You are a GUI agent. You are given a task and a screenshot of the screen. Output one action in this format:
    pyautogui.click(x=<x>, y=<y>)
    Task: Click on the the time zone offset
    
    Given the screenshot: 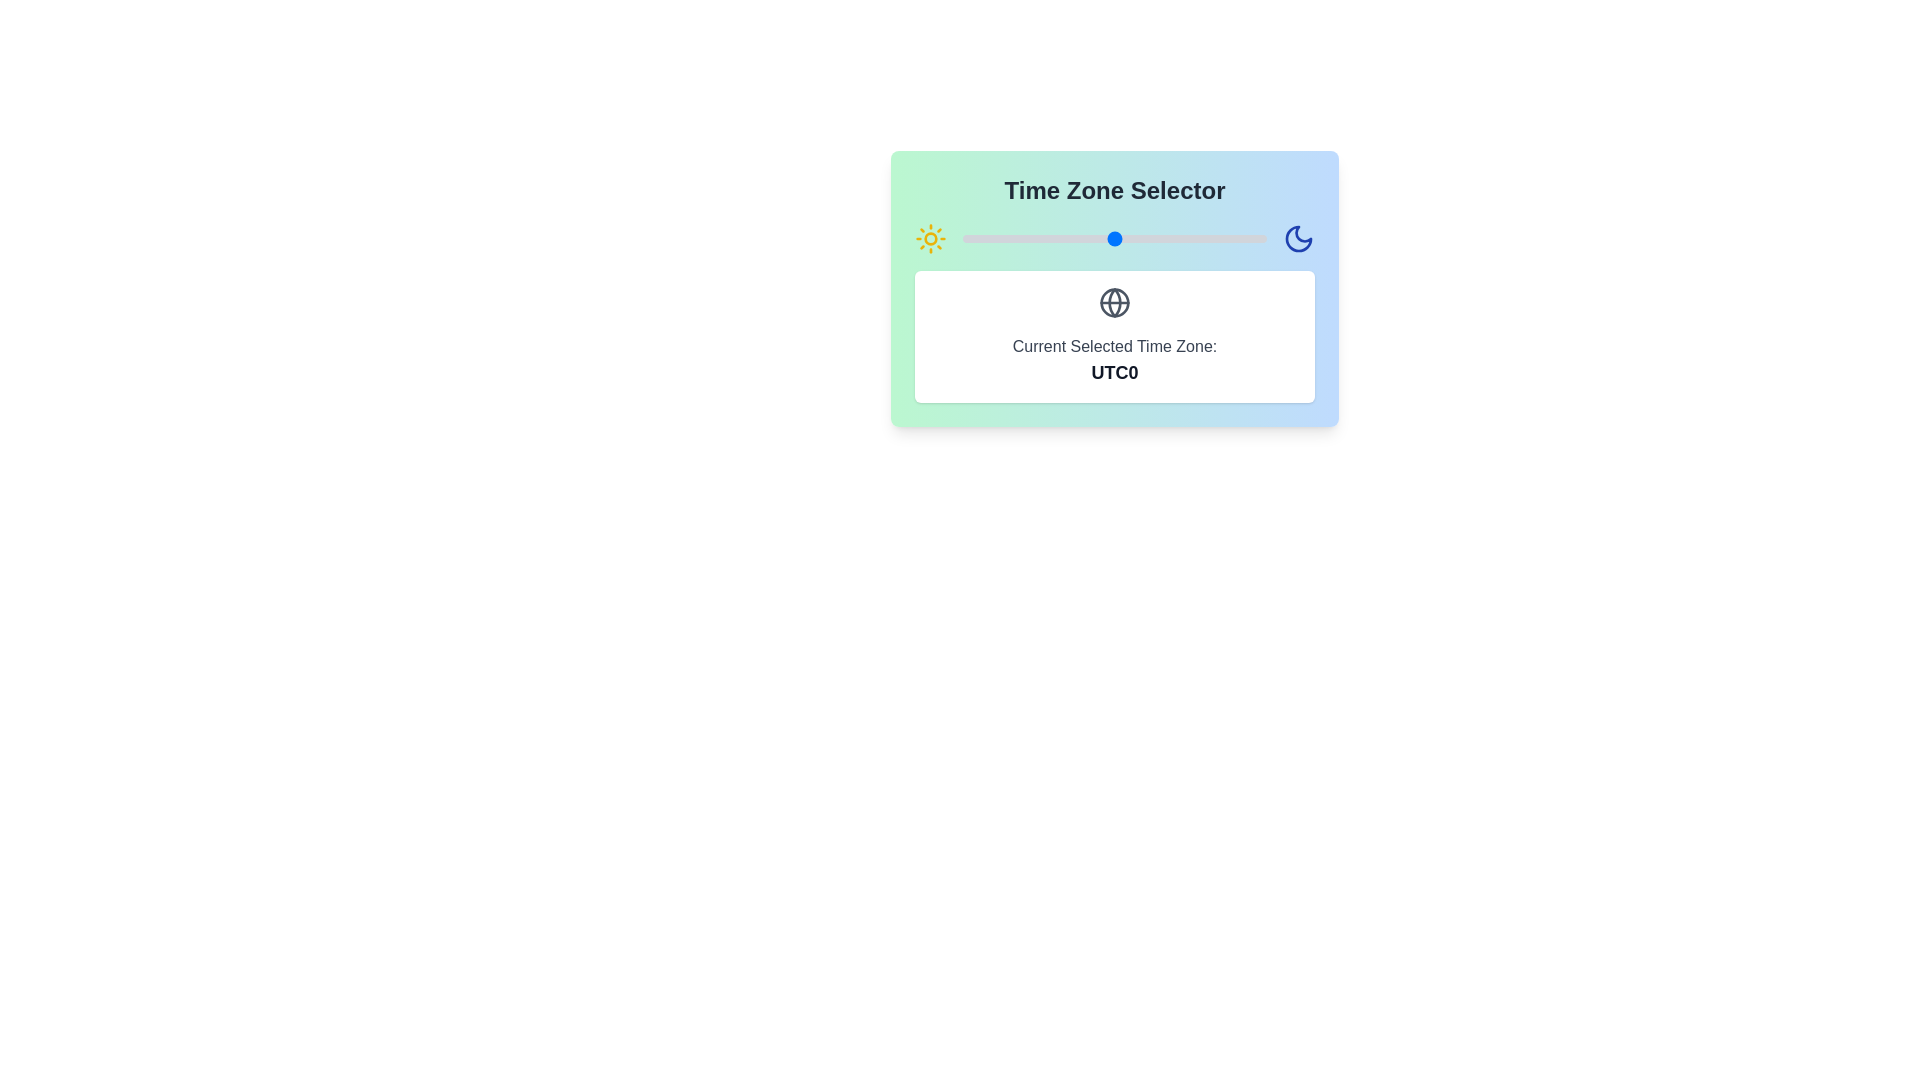 What is the action you would take?
    pyautogui.click(x=1160, y=238)
    